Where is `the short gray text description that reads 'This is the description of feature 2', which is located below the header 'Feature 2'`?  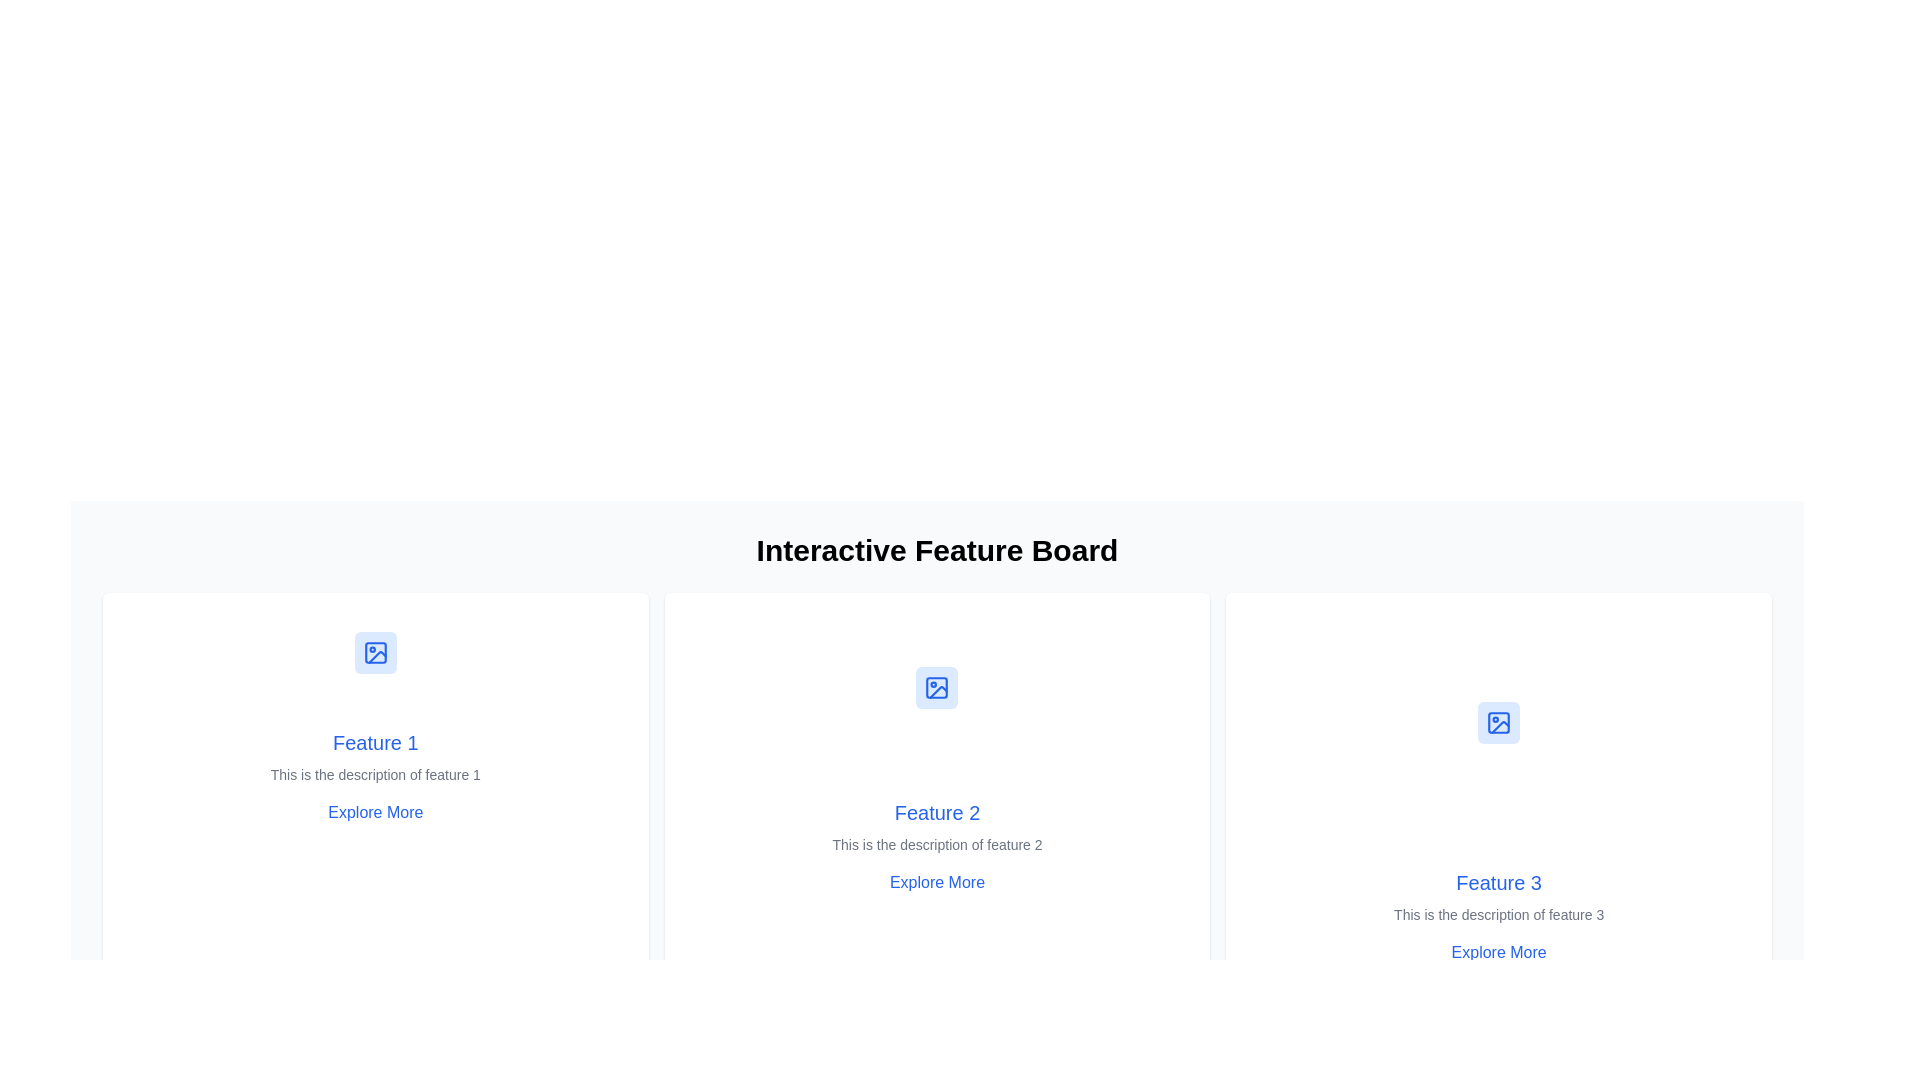
the short gray text description that reads 'This is the description of feature 2', which is located below the header 'Feature 2' is located at coordinates (936, 844).